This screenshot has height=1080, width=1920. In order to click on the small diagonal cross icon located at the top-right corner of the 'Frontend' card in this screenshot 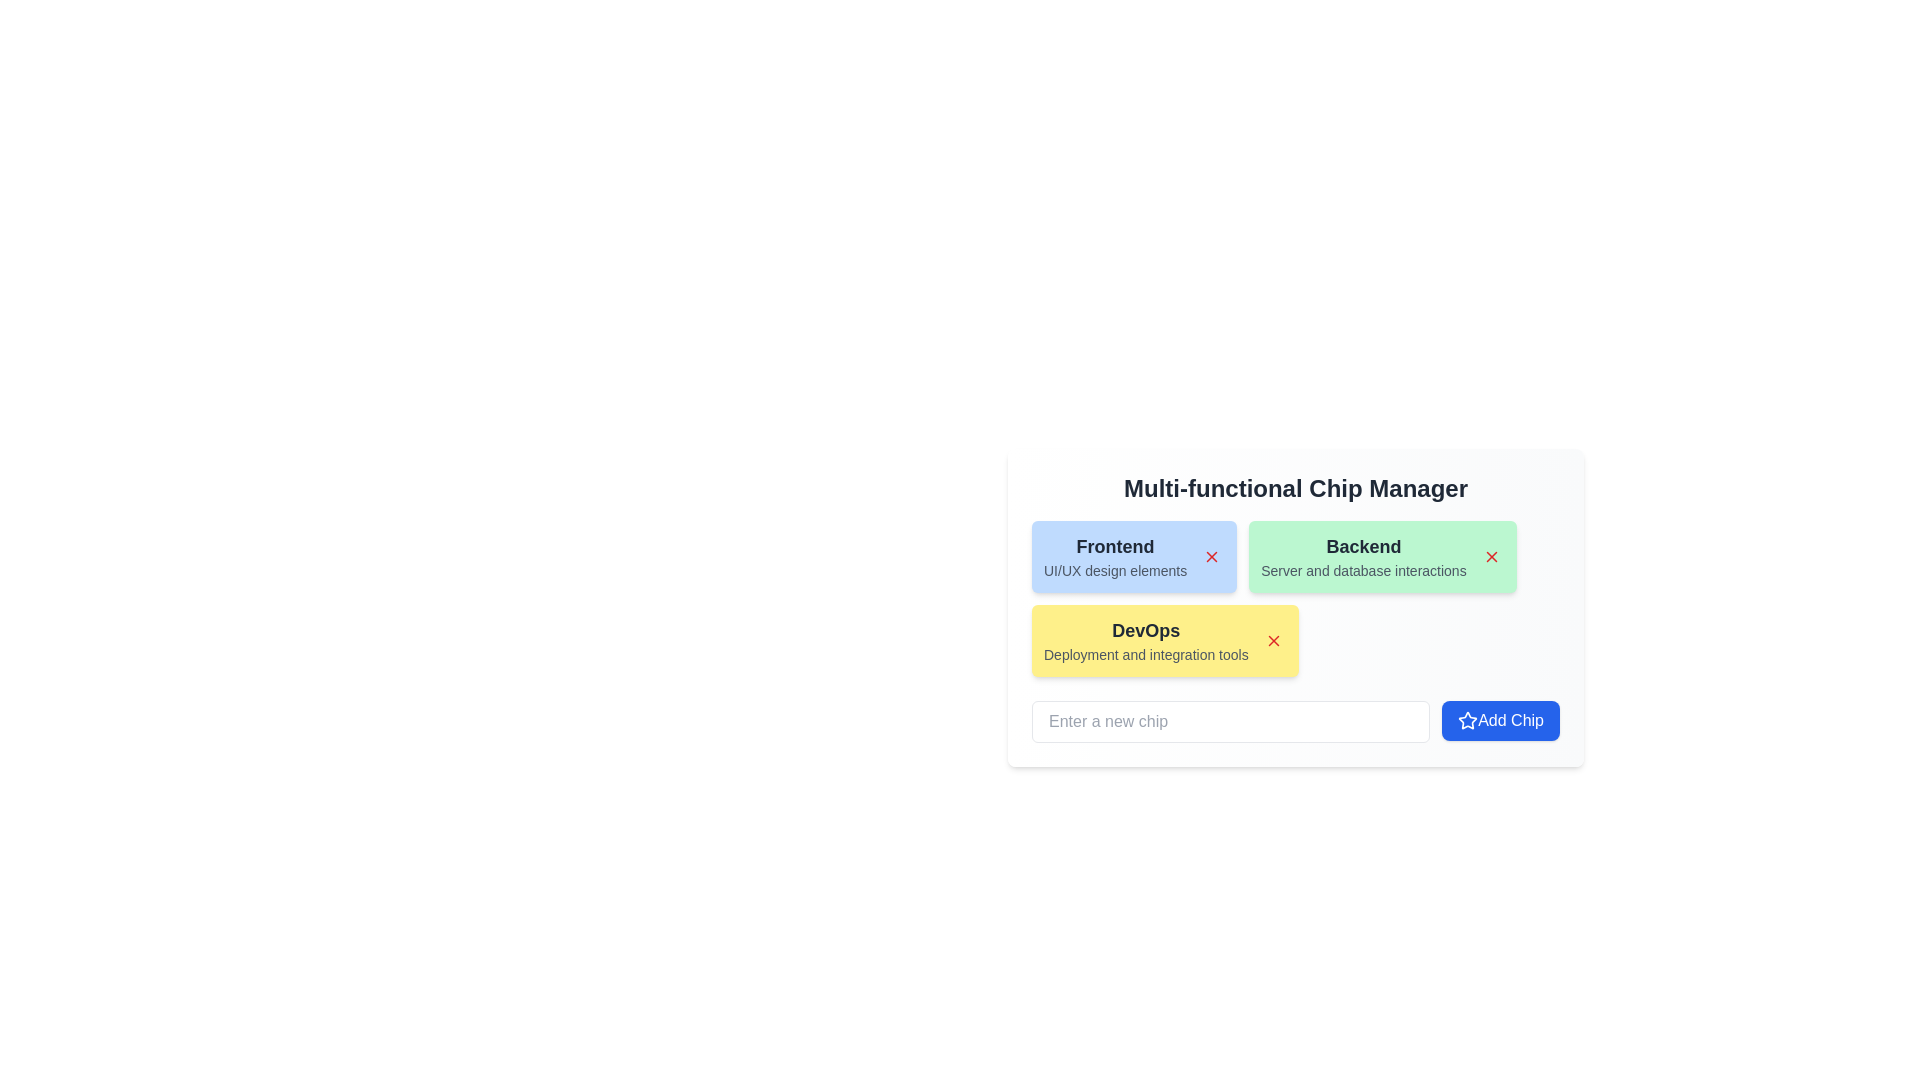, I will do `click(1211, 556)`.